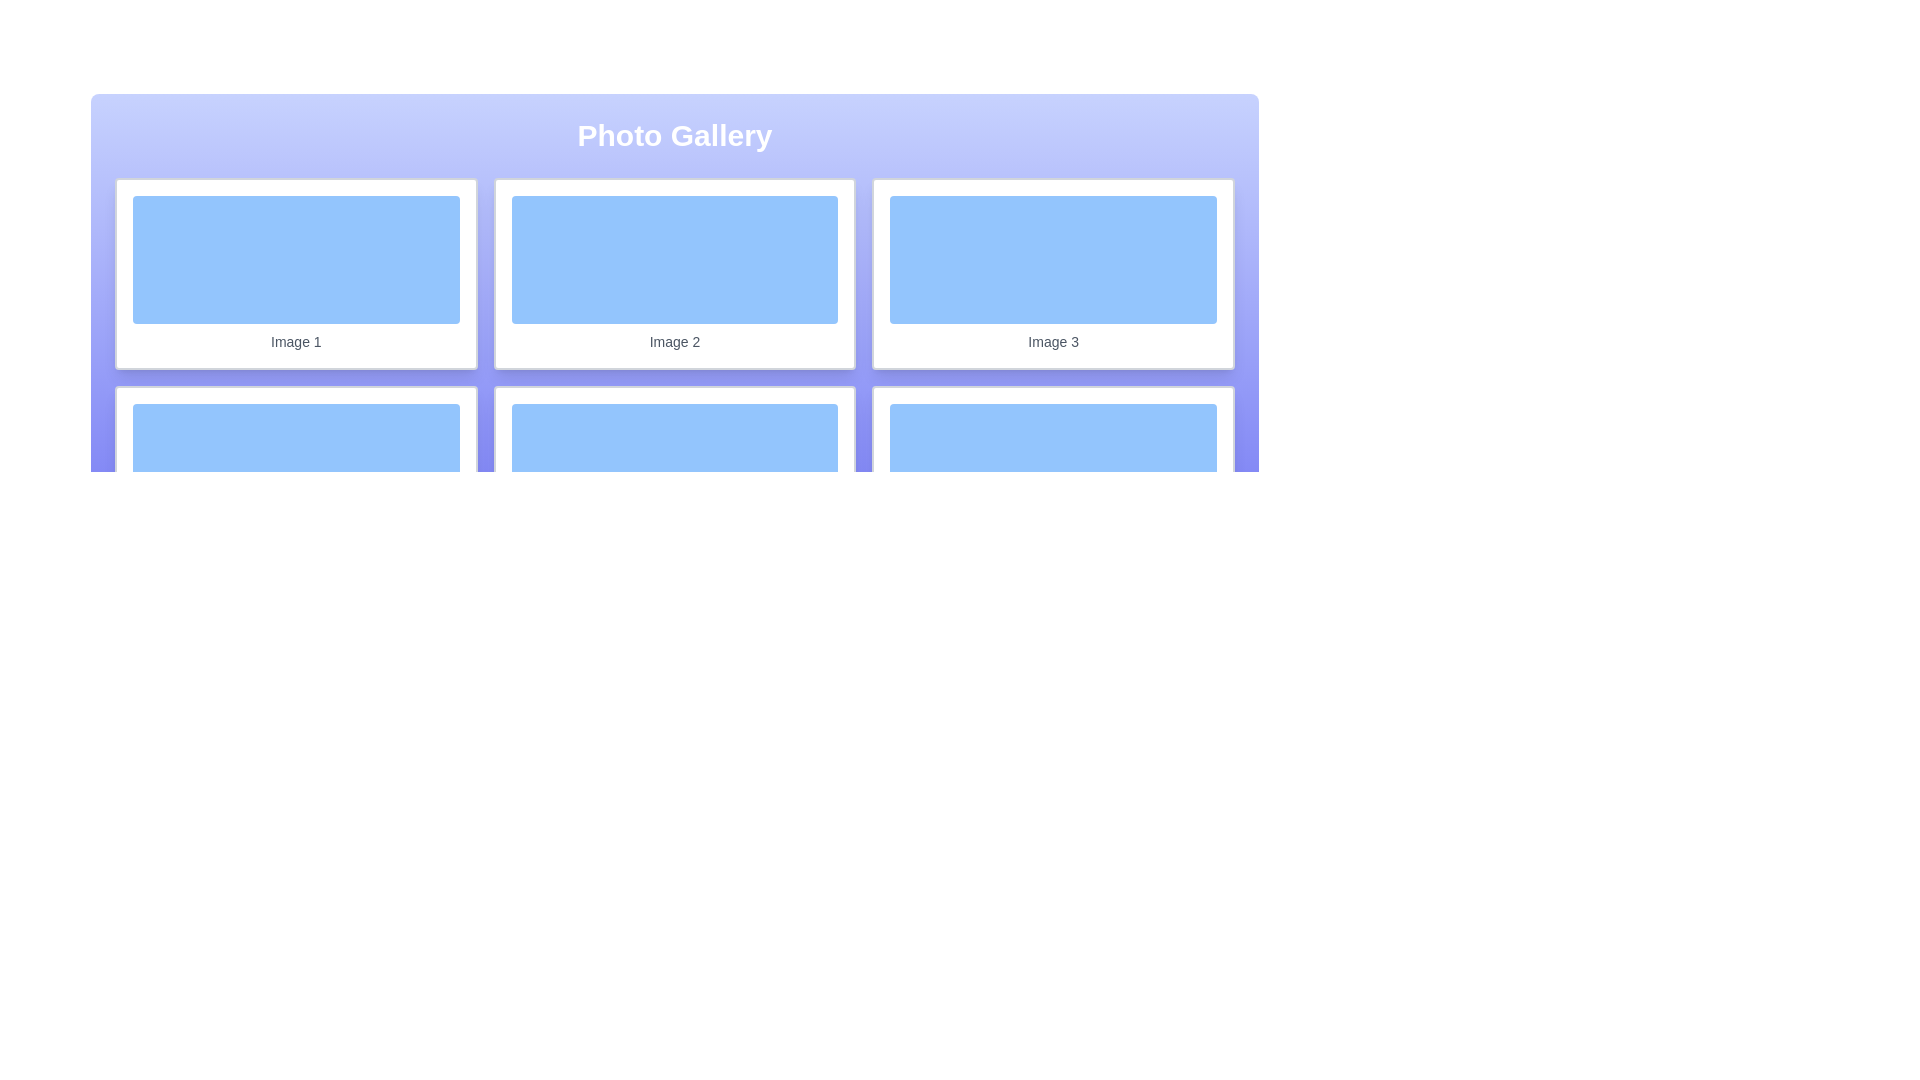  I want to click on the Text Label that serves as a label for the photo above it in the center thumbnail of the grid in the photo gallery interface, so click(675, 341).